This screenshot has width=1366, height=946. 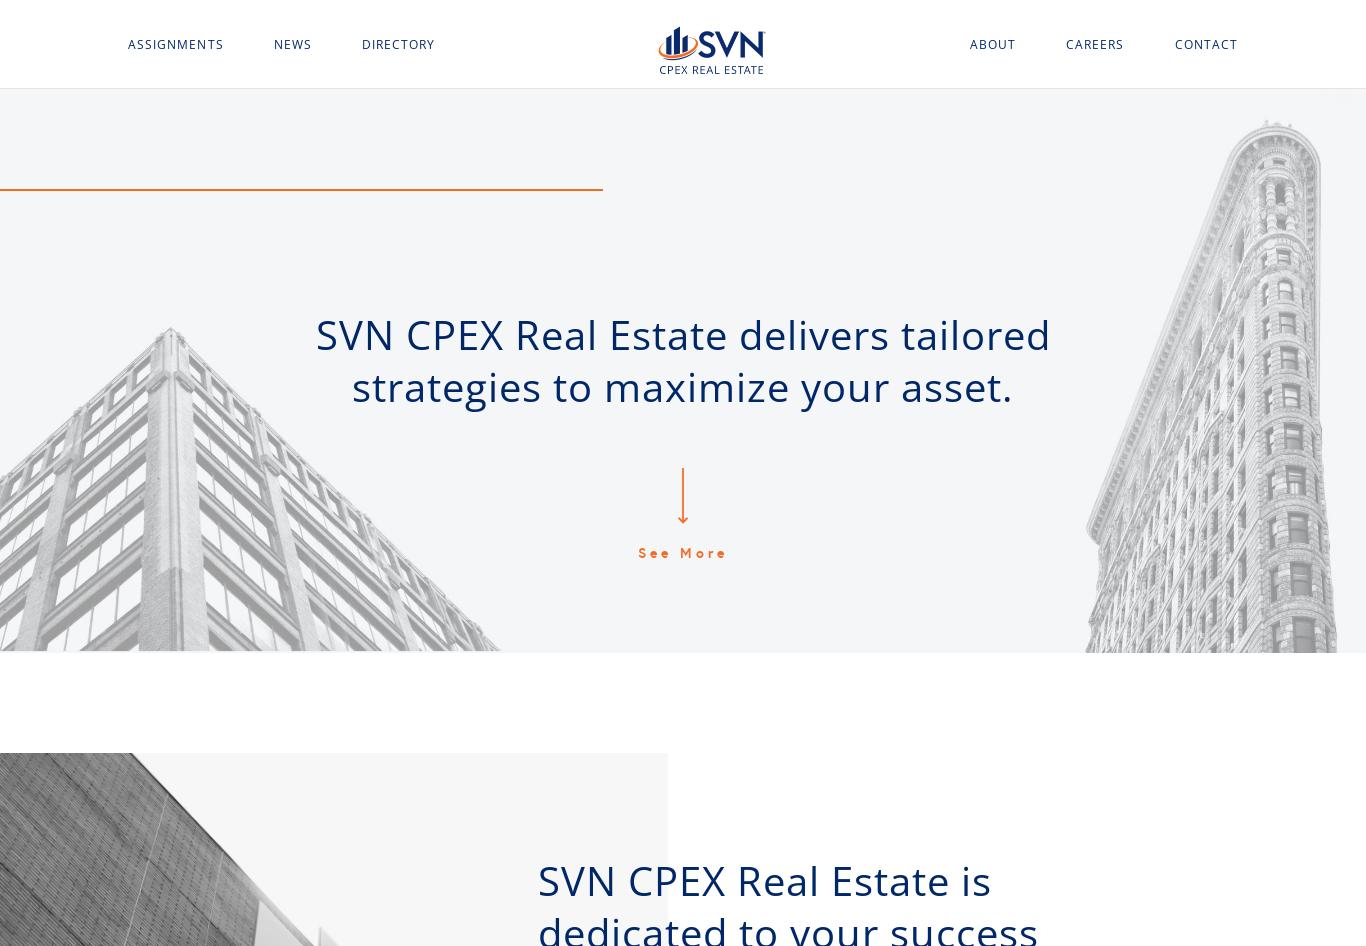 I want to click on 'News', so click(x=292, y=43).